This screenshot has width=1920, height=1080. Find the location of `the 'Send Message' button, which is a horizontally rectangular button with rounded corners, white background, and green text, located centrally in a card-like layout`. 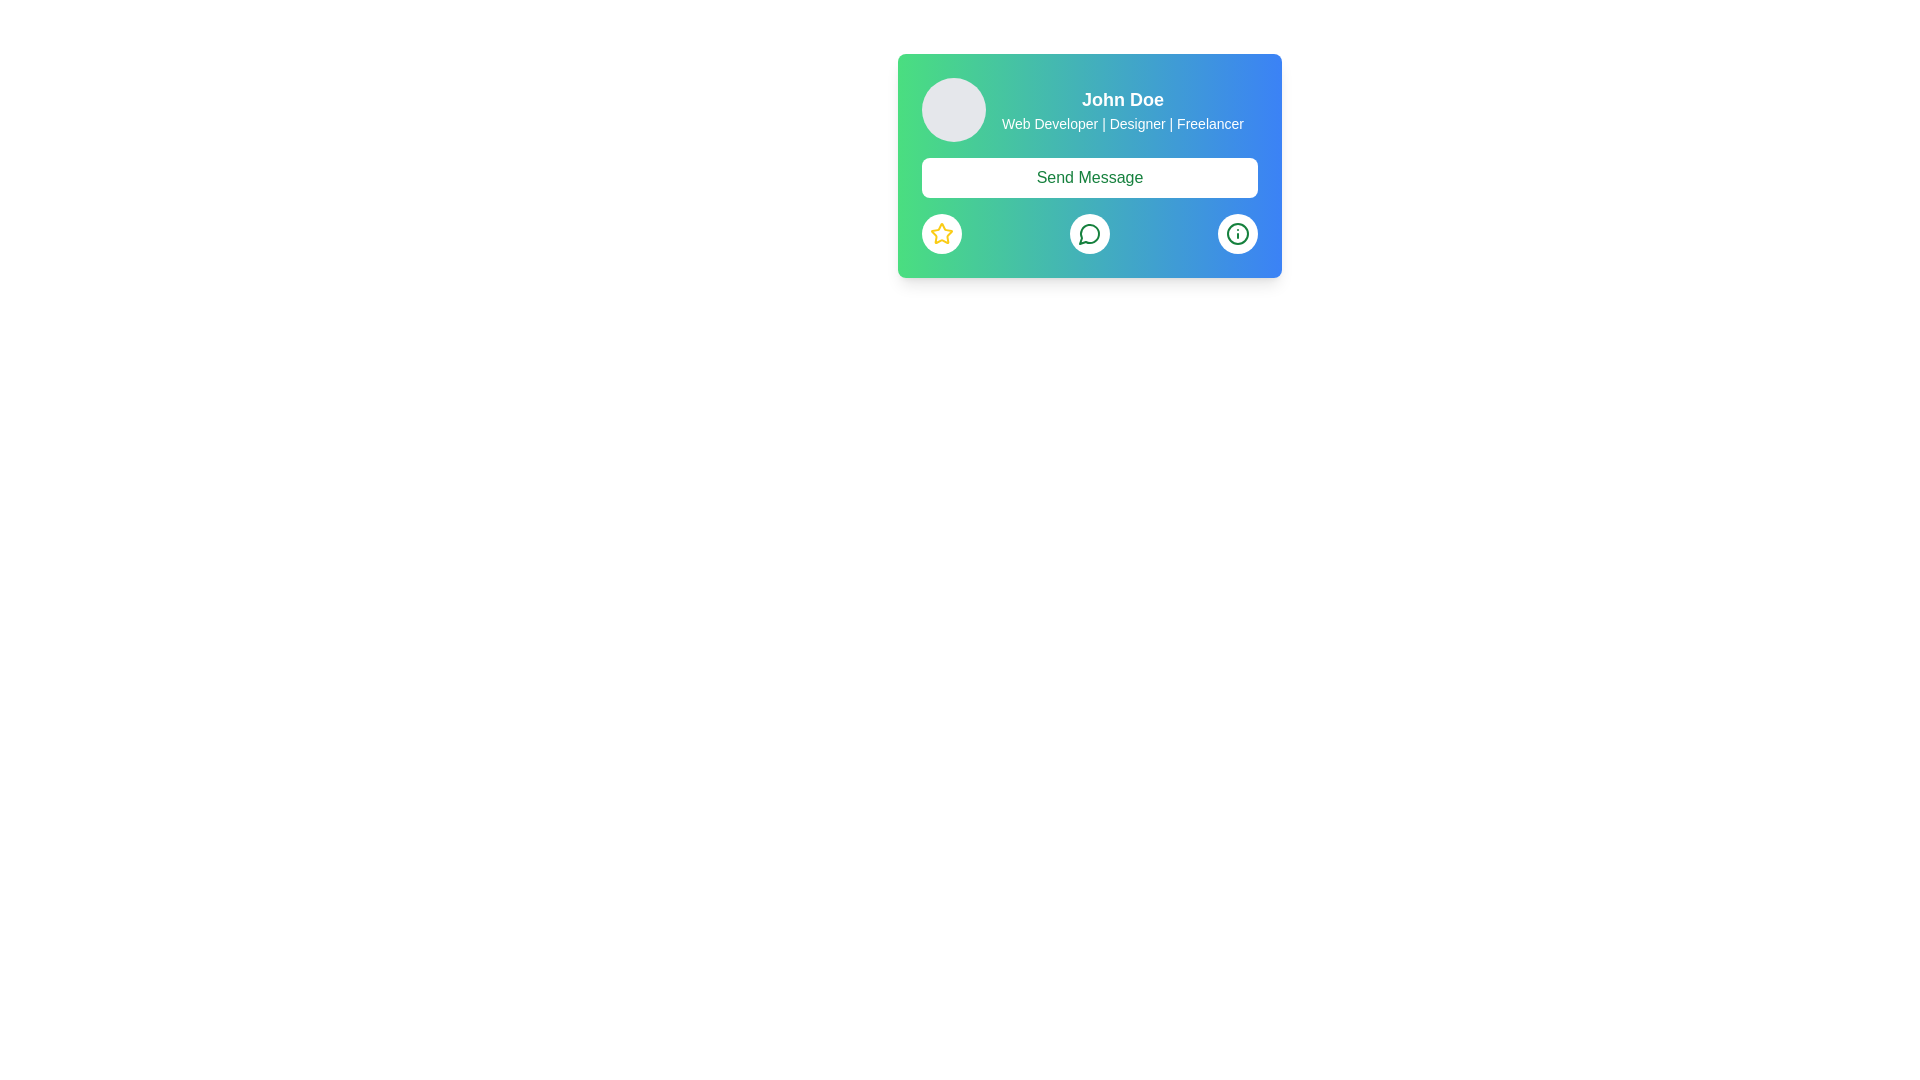

the 'Send Message' button, which is a horizontally rectangular button with rounded corners, white background, and green text, located centrally in a card-like layout is located at coordinates (1088, 176).